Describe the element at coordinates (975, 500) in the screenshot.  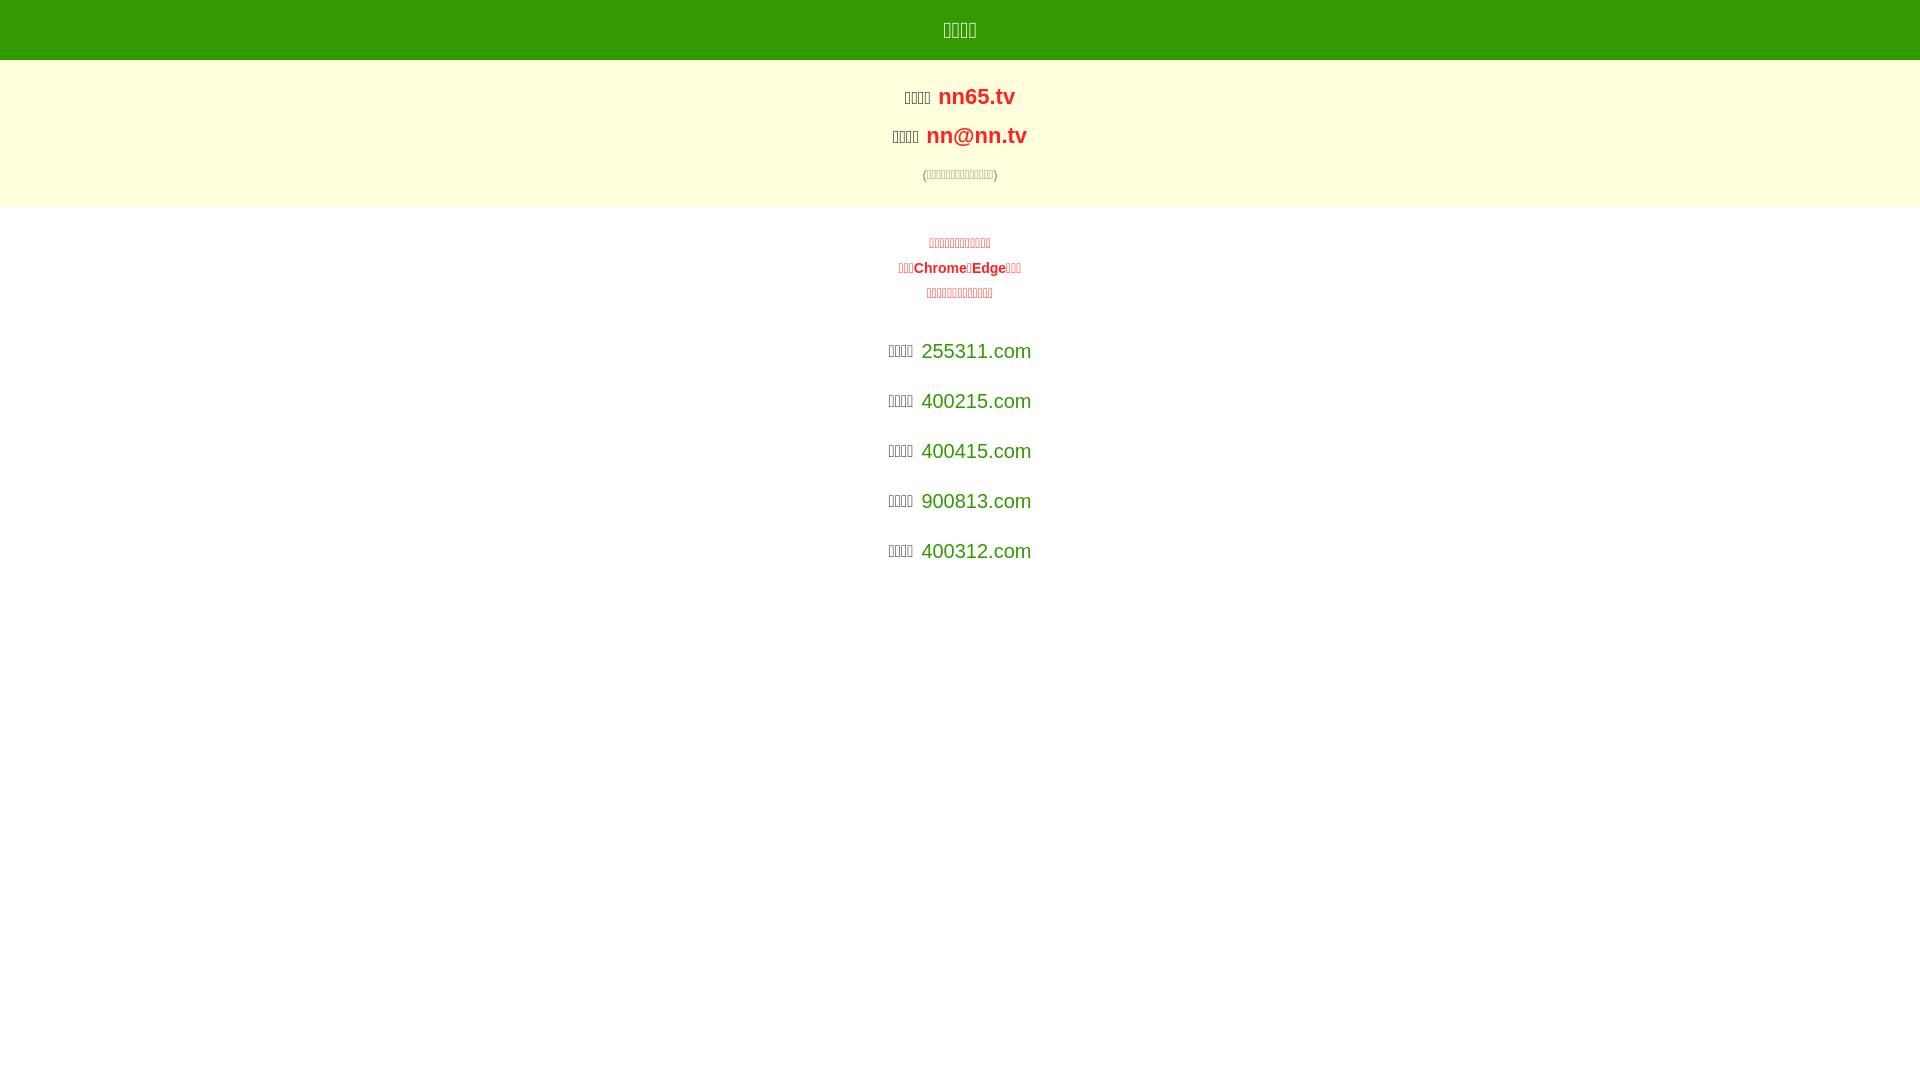
I see `'900813.com'` at that location.